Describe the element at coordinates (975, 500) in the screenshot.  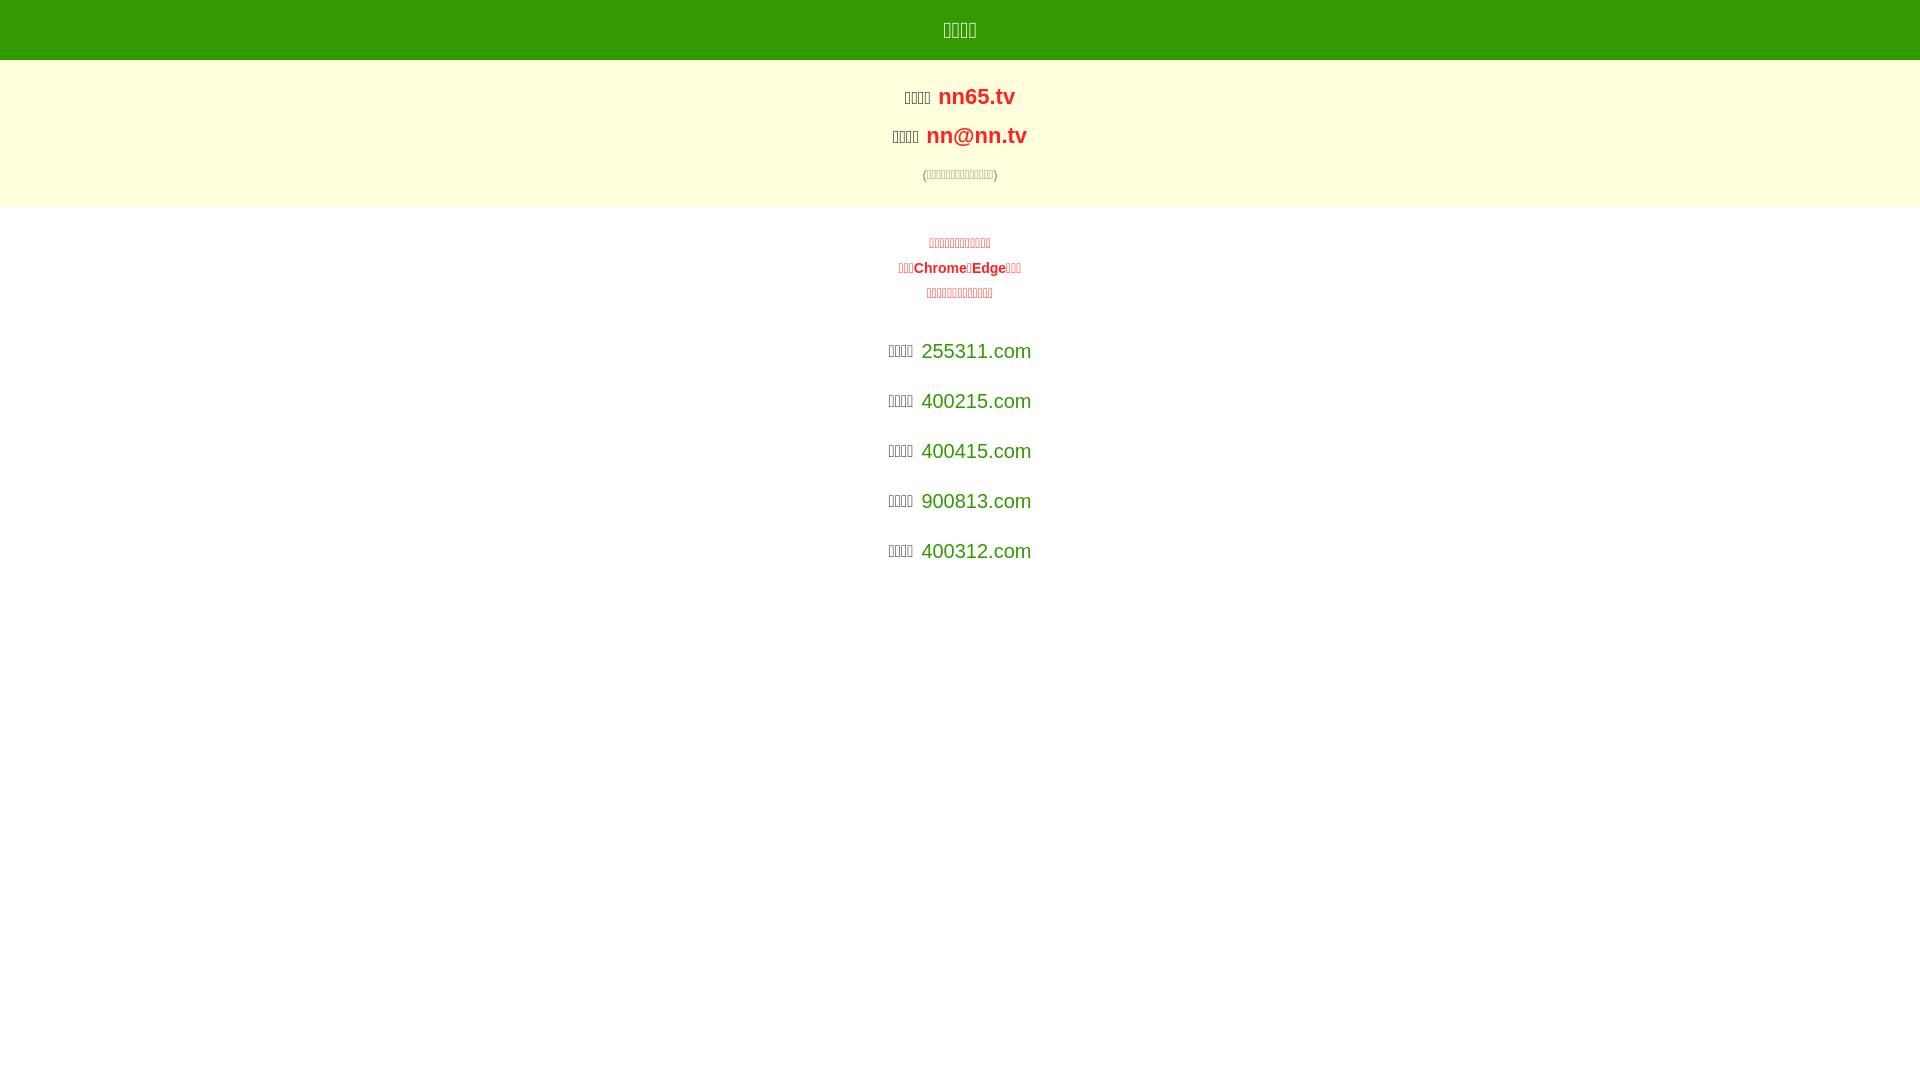
I see `'900813.com'` at that location.